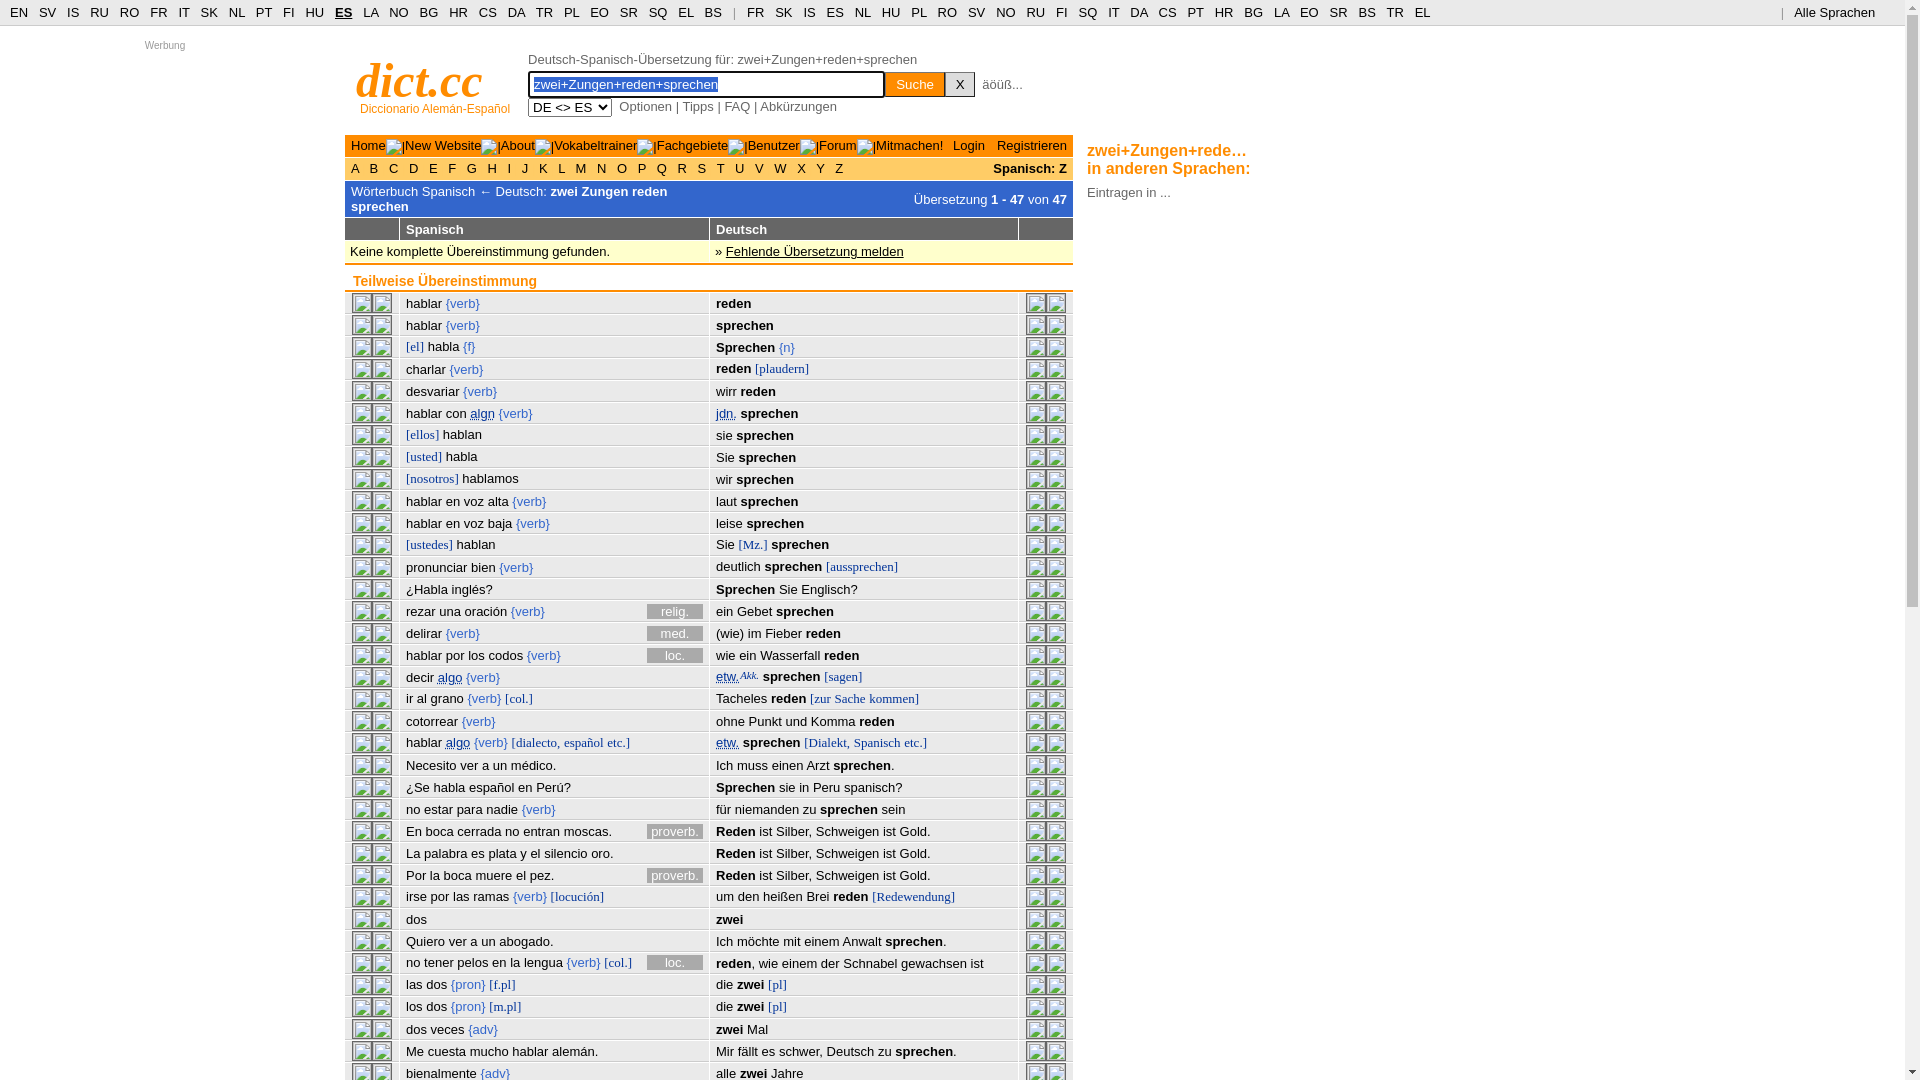 The width and height of the screenshot is (1920, 1080). Describe the element at coordinates (405, 369) in the screenshot. I see `'charlar'` at that location.